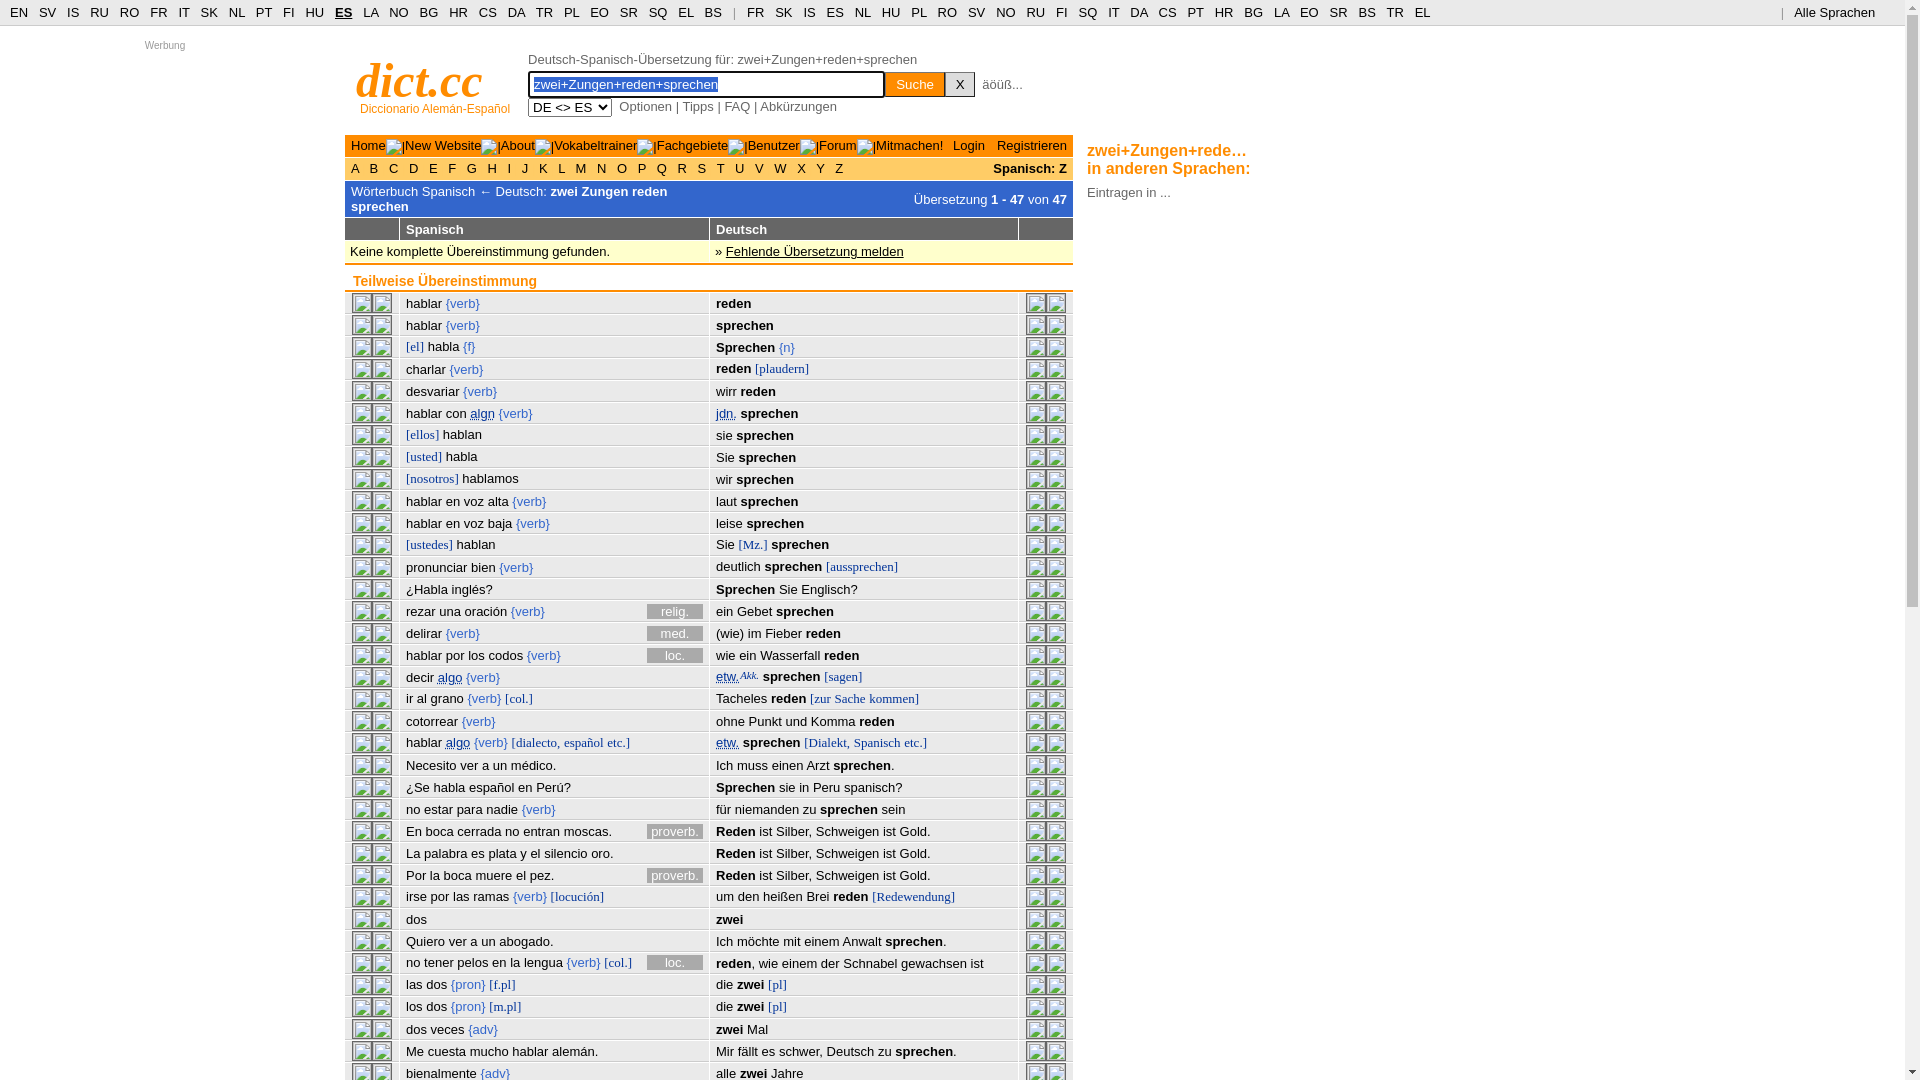 The width and height of the screenshot is (1920, 1080). Describe the element at coordinates (405, 369) in the screenshot. I see `'charlar'` at that location.